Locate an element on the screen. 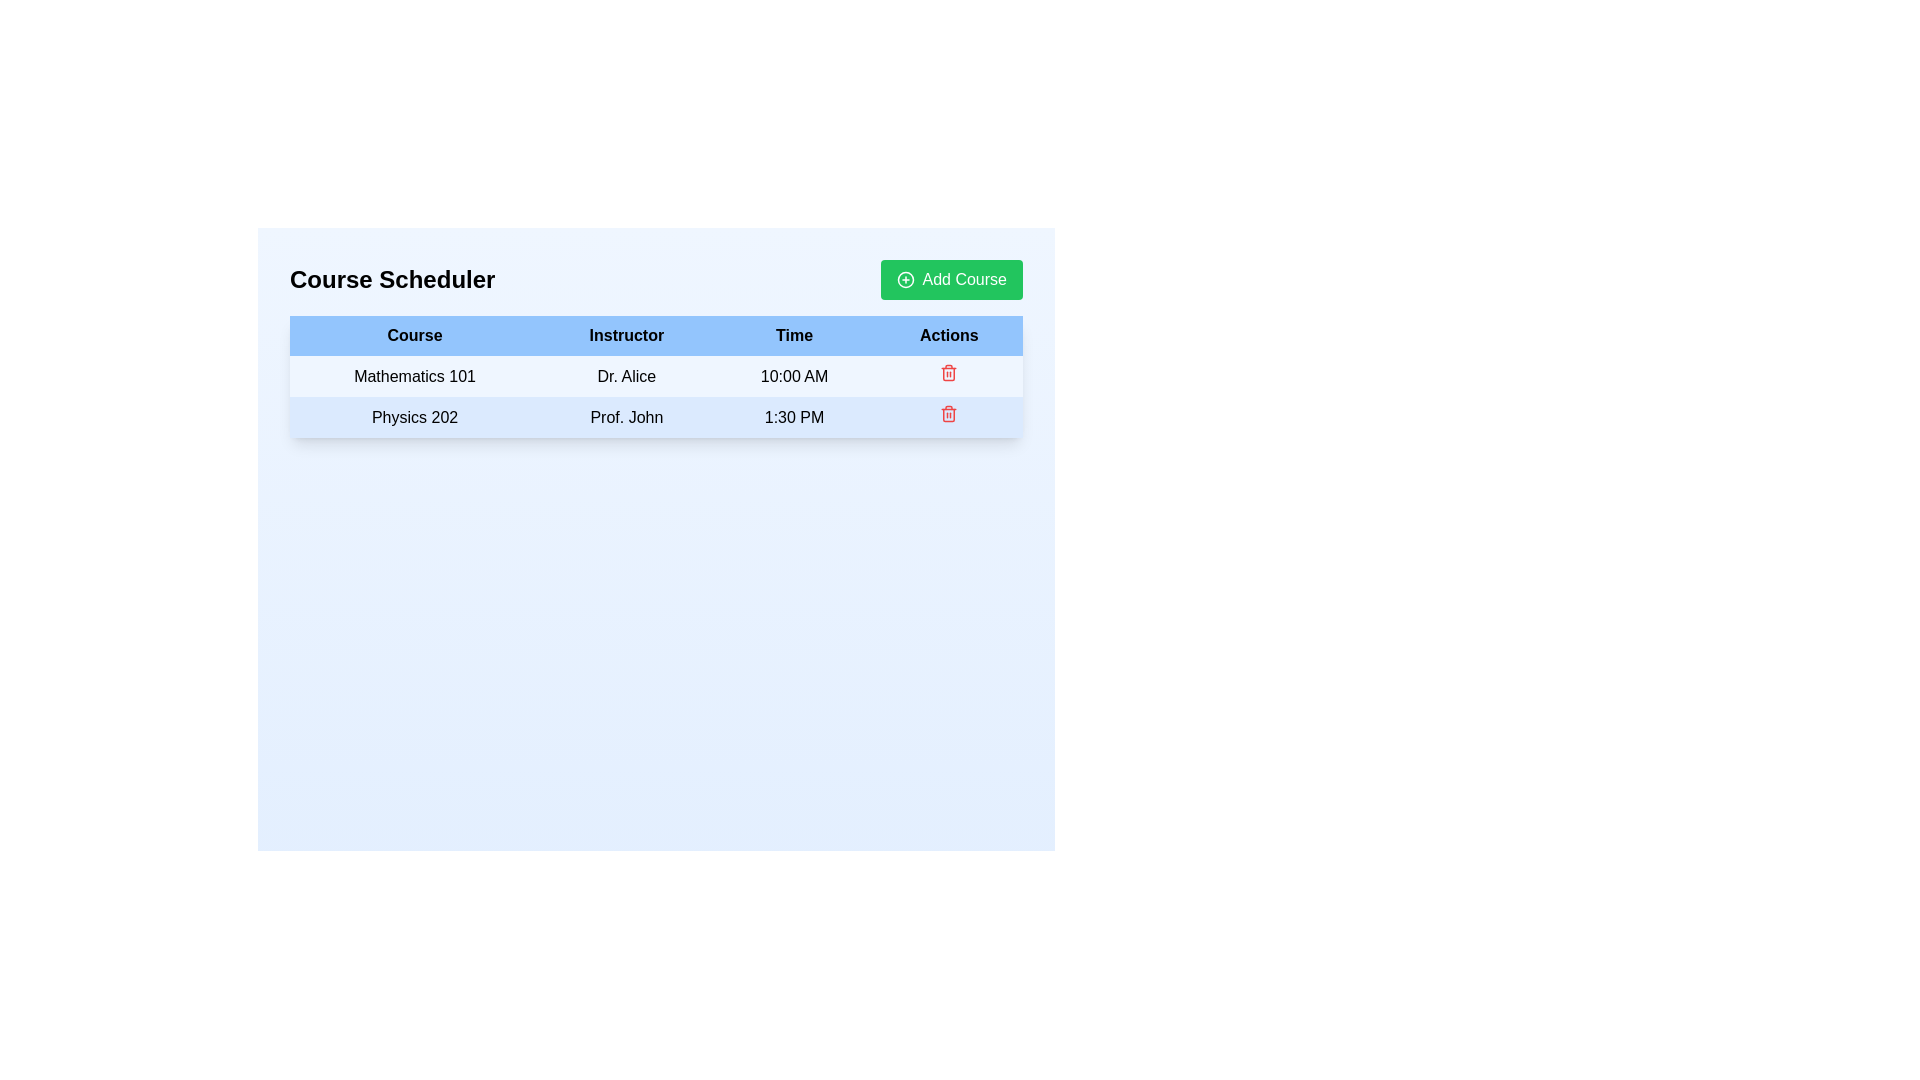  the Text Display element that shows the scheduled time for the course 'Physics 202' under the 'Time' column in the 'Course Scheduler' table is located at coordinates (793, 416).